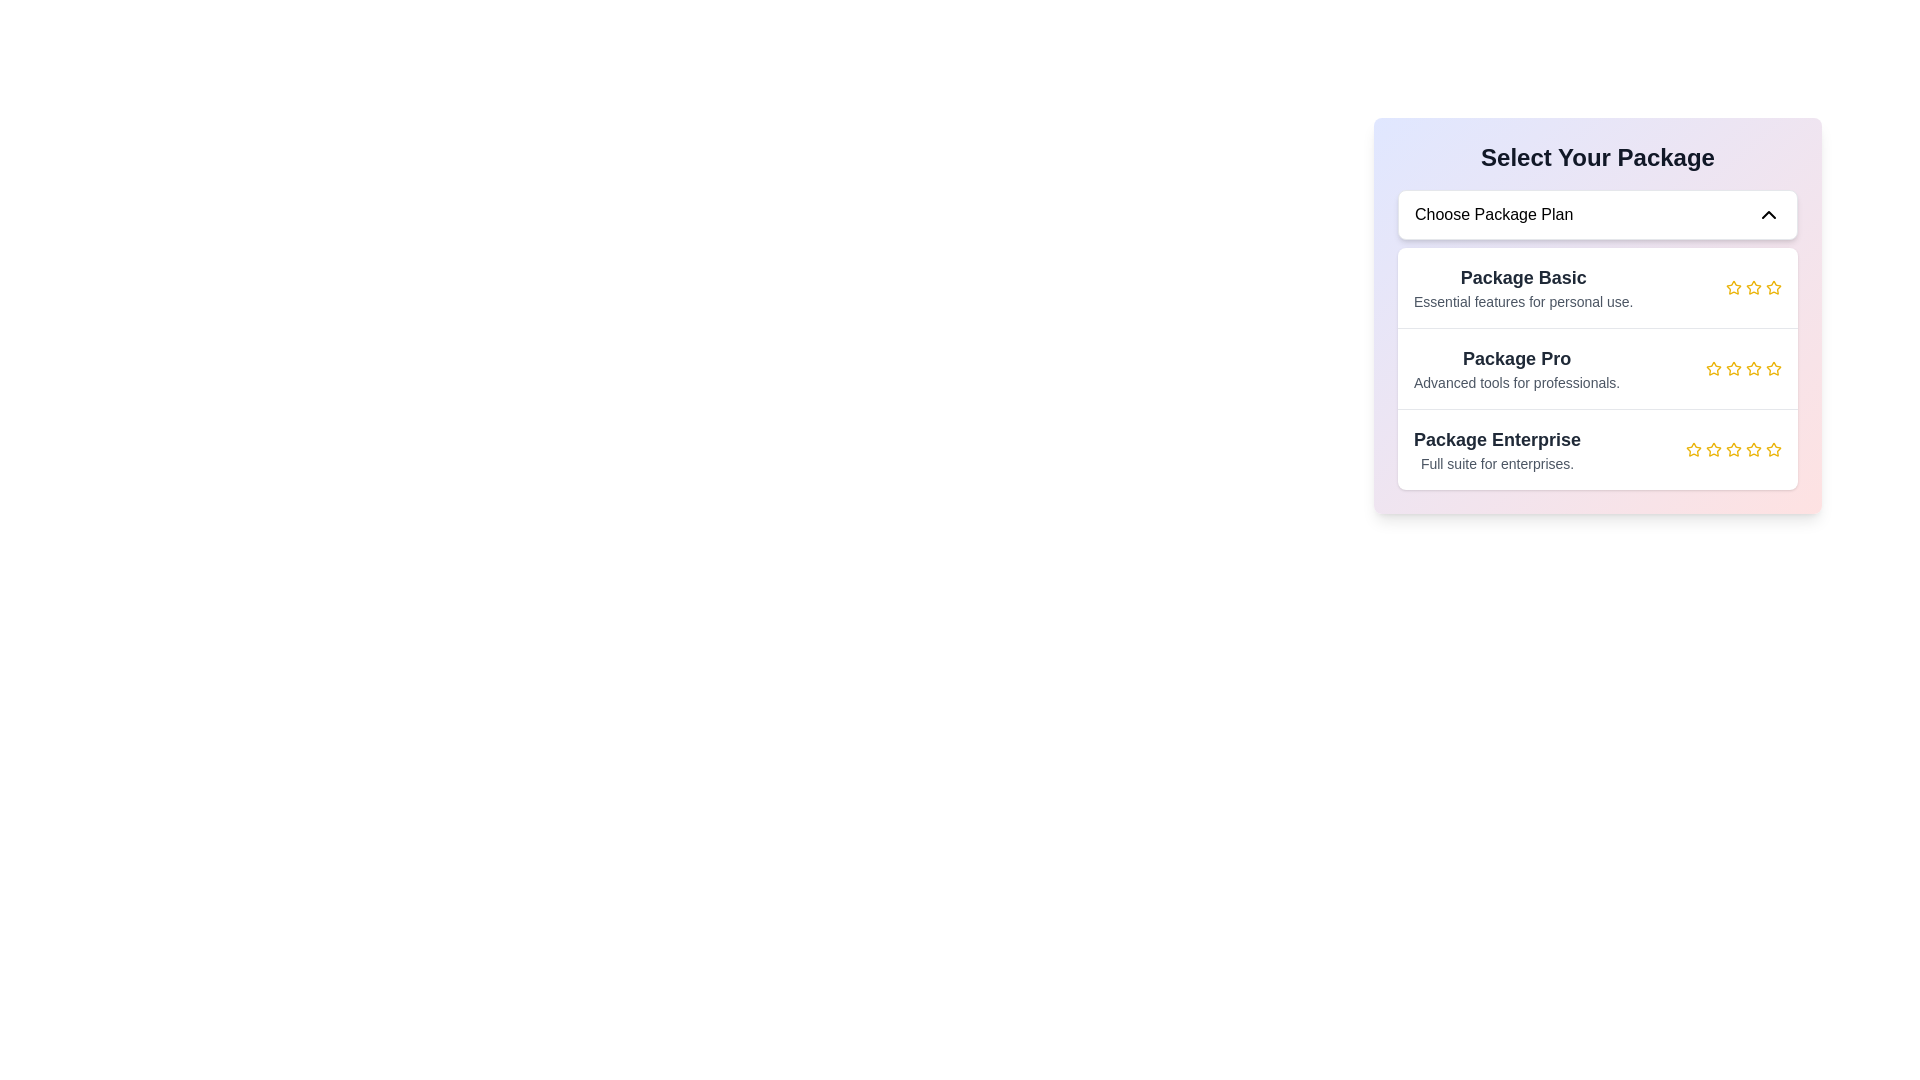 The width and height of the screenshot is (1920, 1080). Describe the element at coordinates (1522, 277) in the screenshot. I see `the Text label that serves as the title for the package option, positioned above the description text 'Essential features for personal use.'` at that location.